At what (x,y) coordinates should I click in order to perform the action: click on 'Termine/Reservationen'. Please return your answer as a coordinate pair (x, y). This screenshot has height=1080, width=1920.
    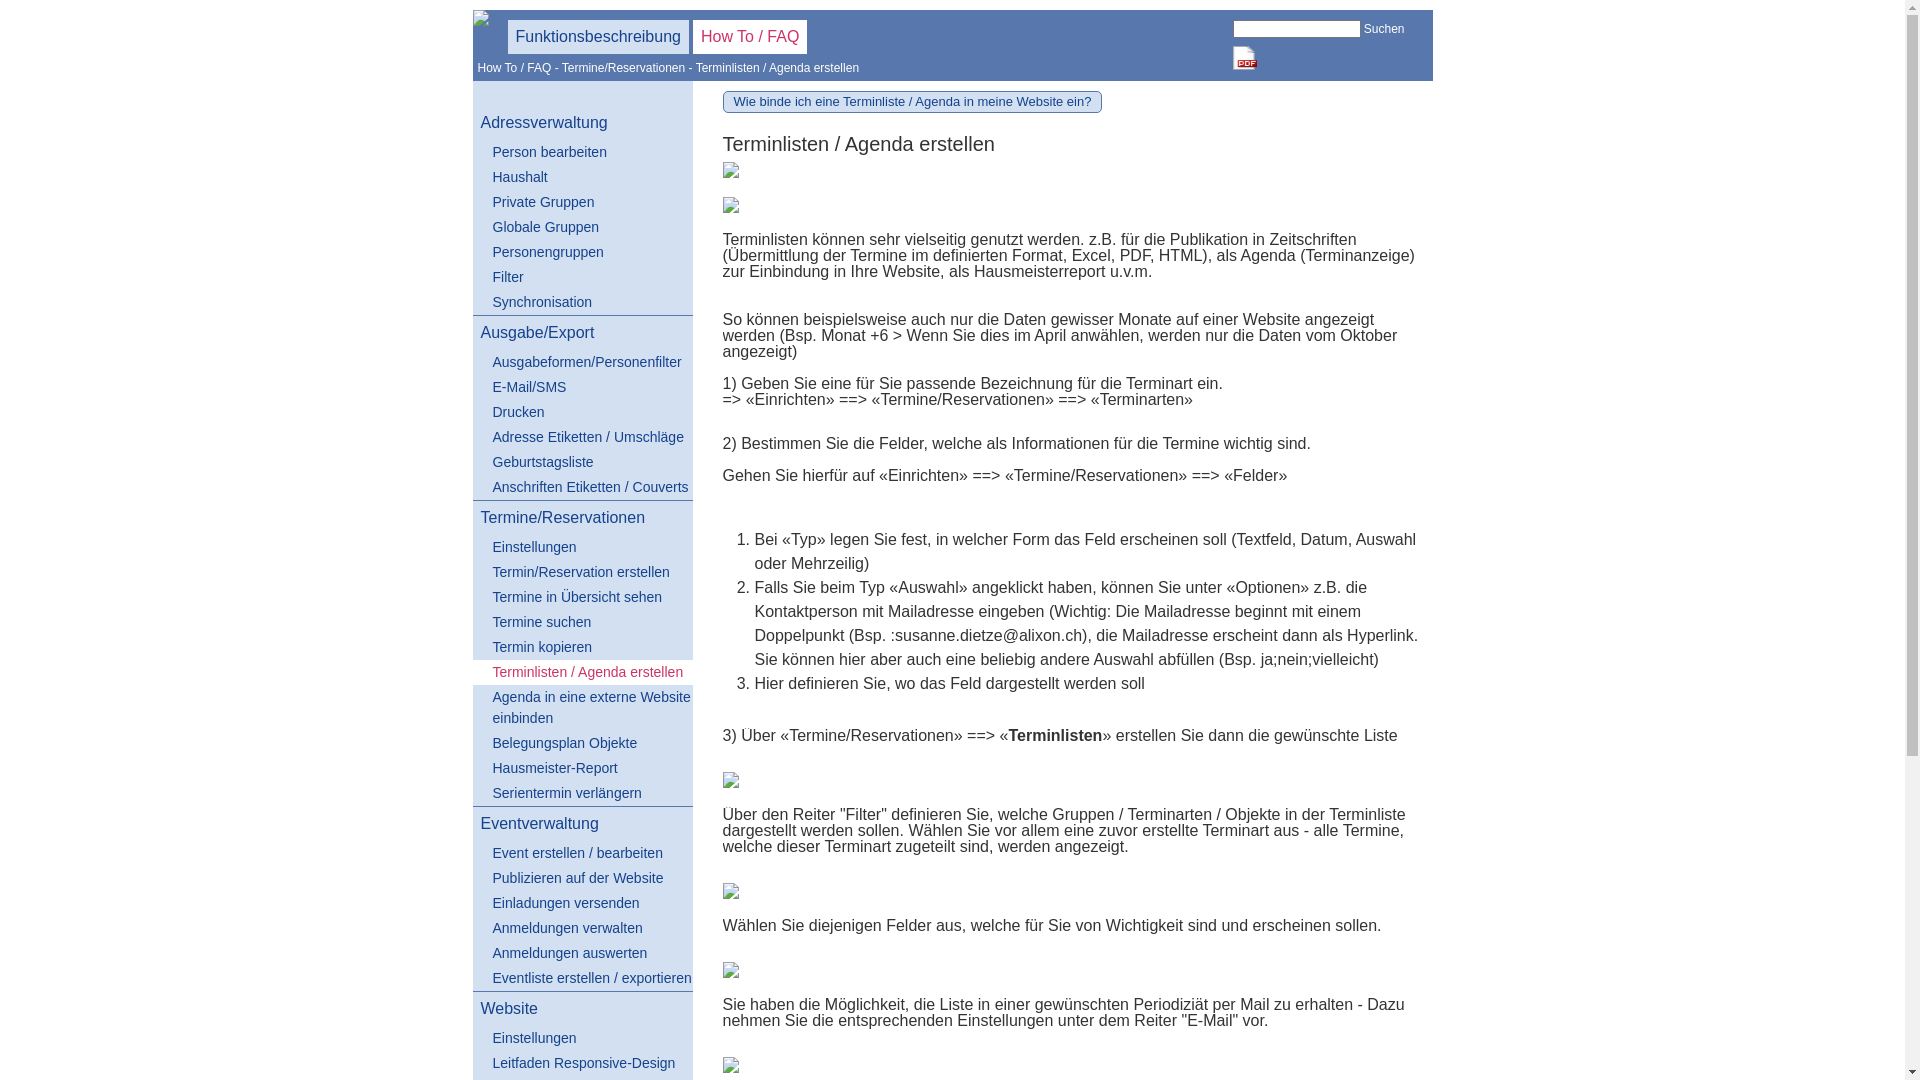
    Looking at the image, I should click on (580, 516).